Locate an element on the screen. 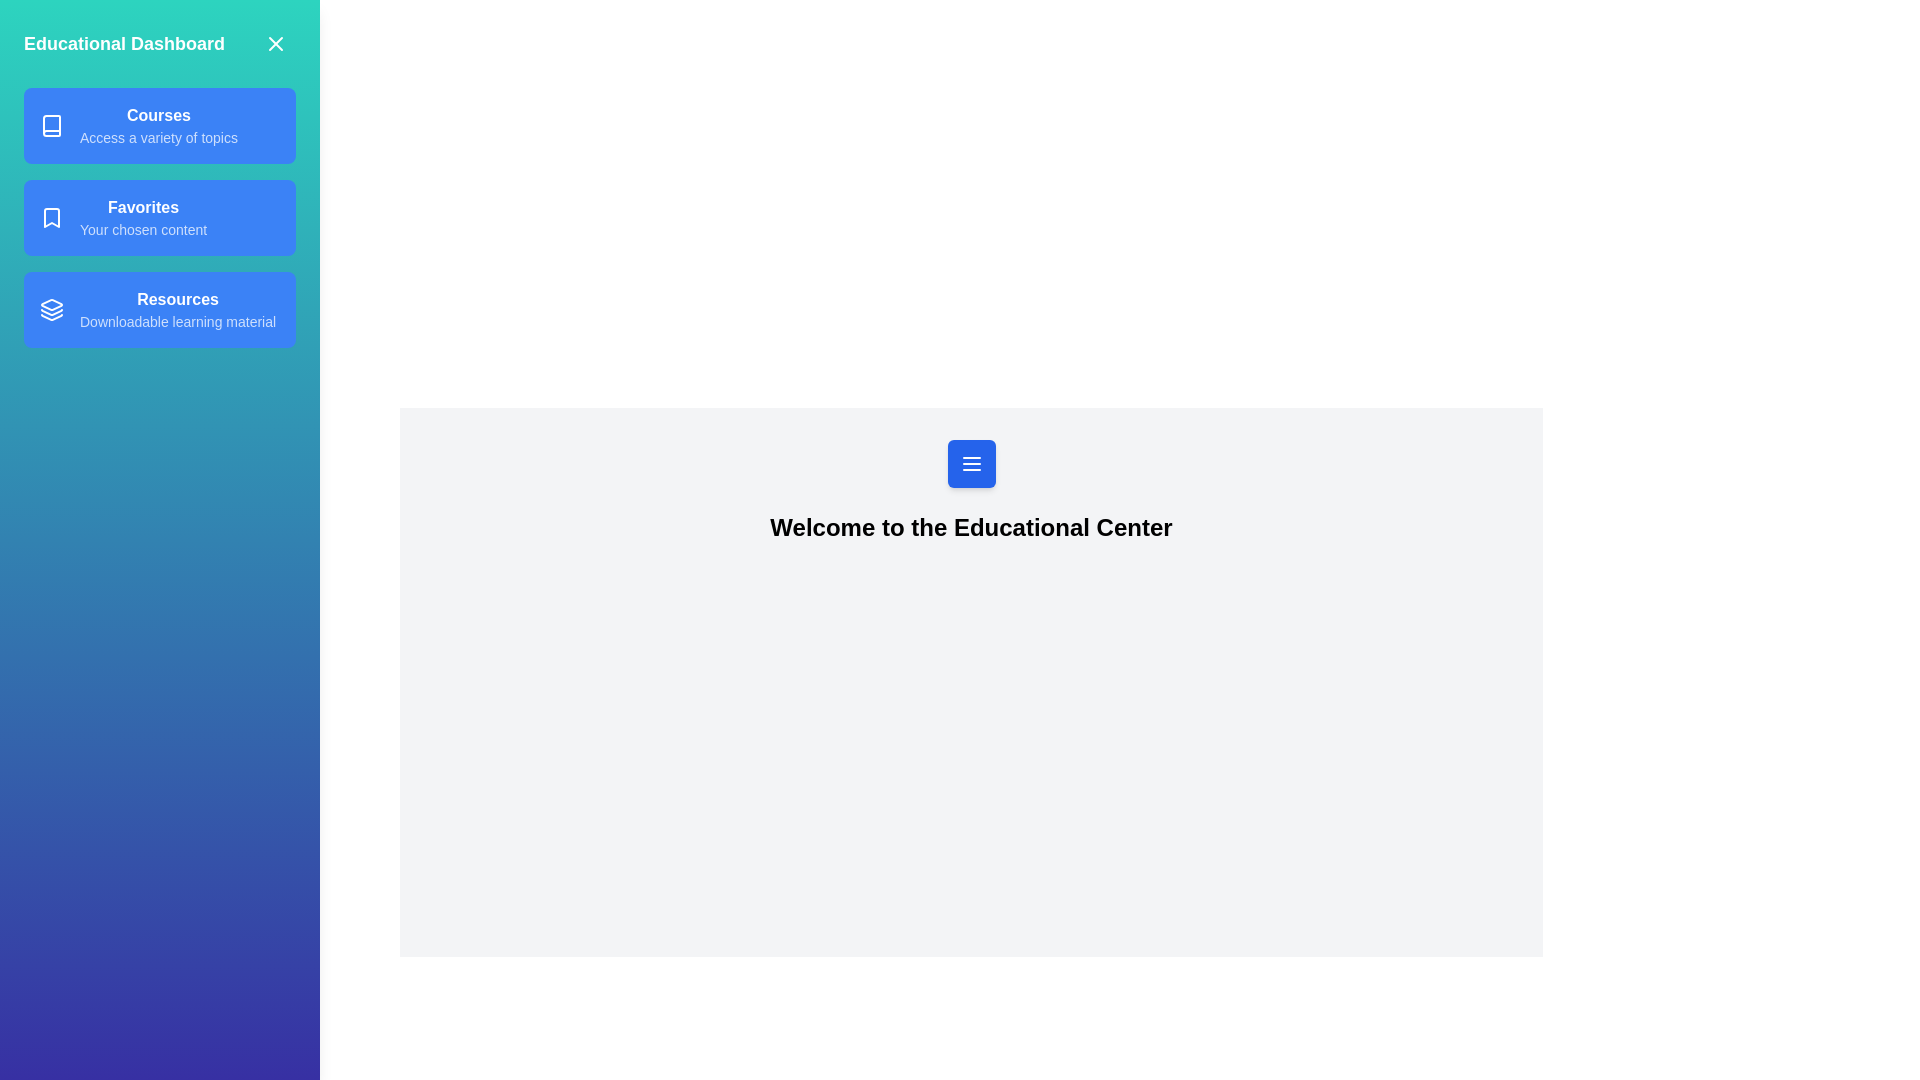  the text in the specified section: Resources is located at coordinates (158, 309).